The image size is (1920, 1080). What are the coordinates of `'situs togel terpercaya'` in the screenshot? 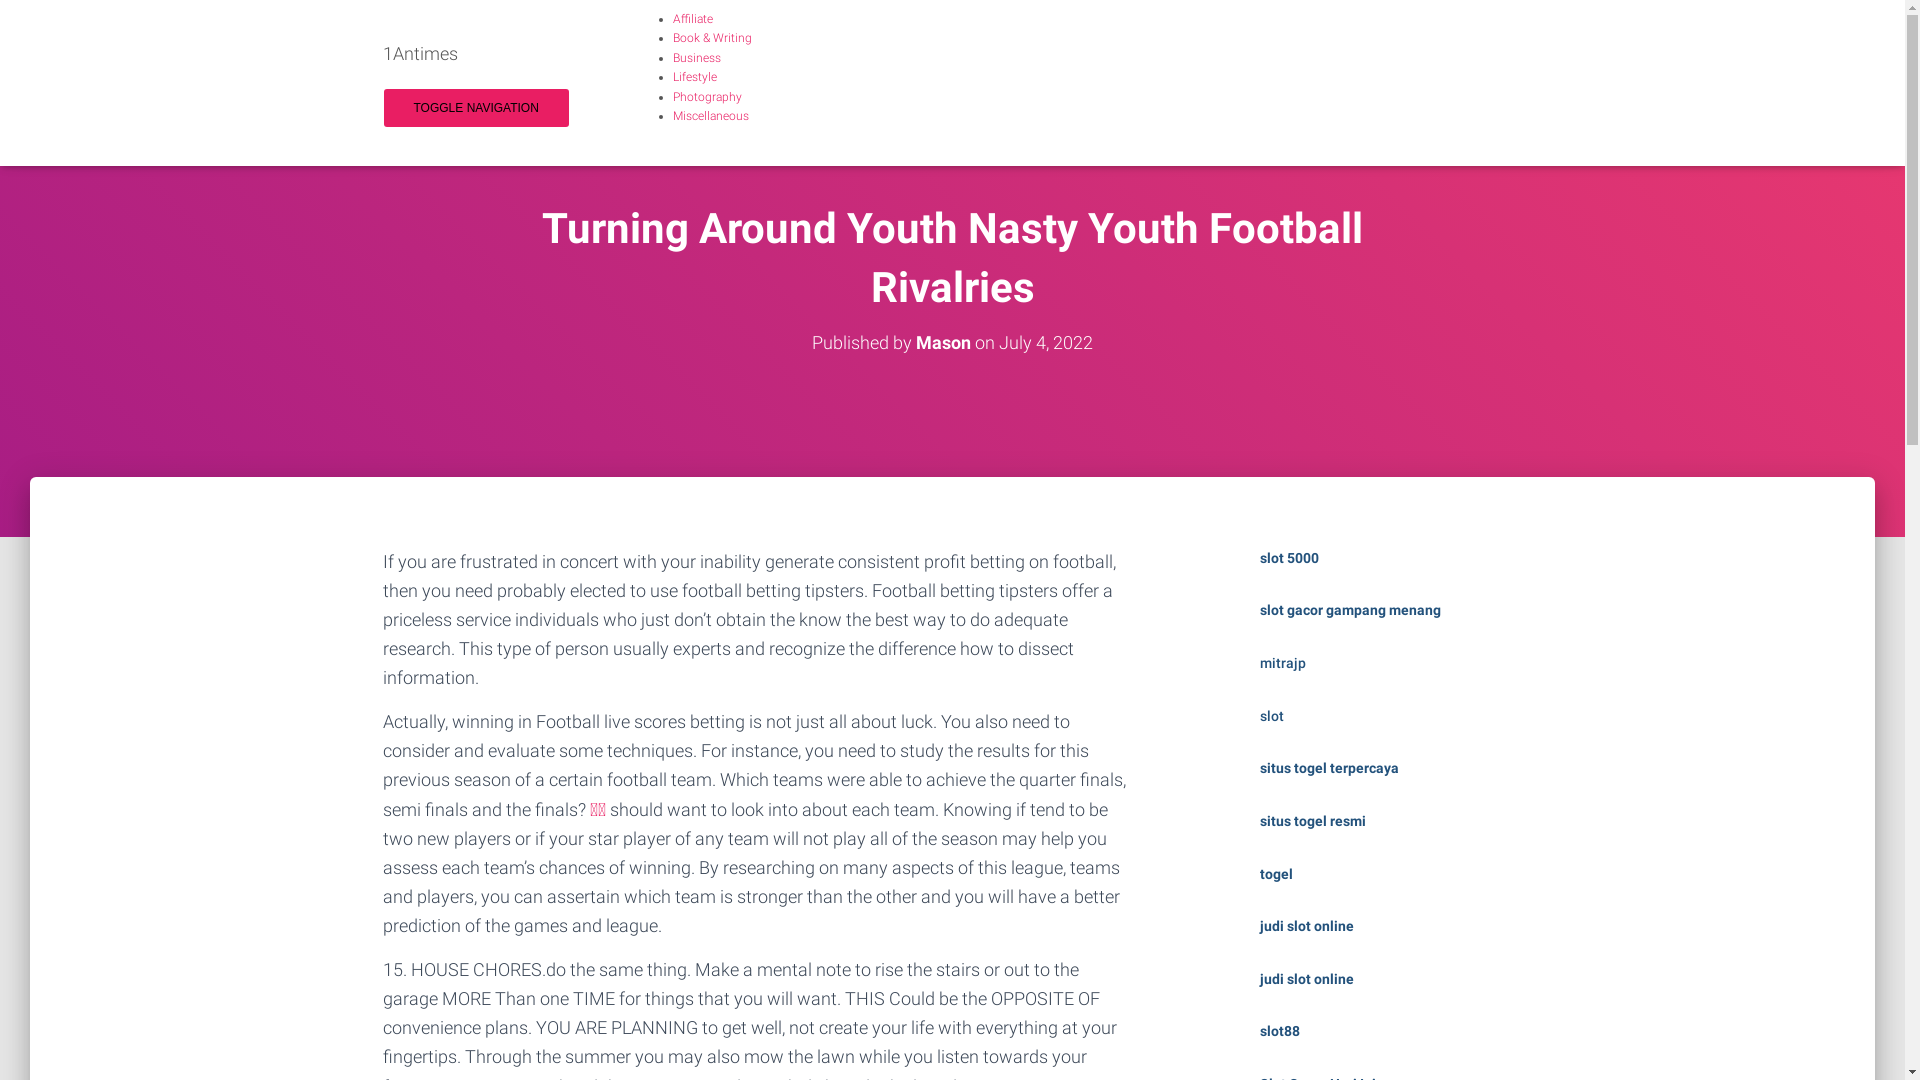 It's located at (1329, 766).